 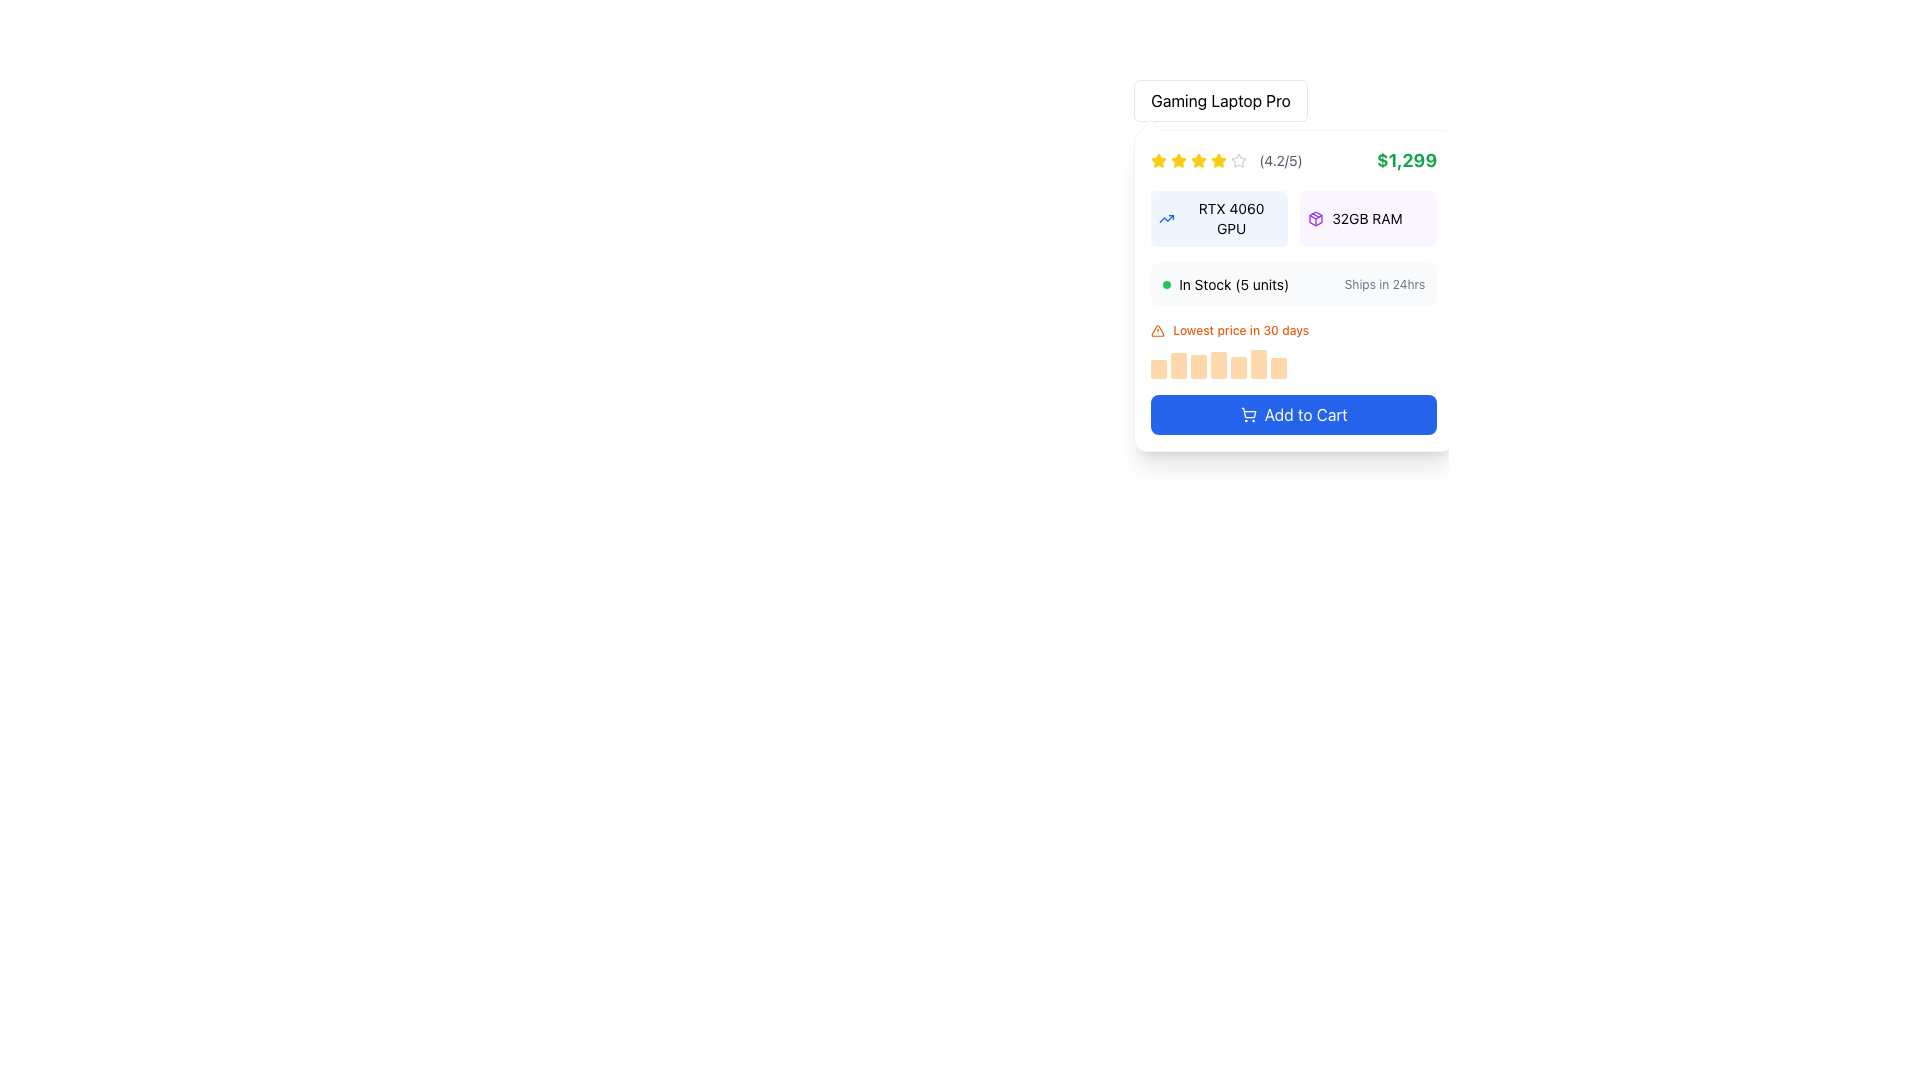 What do you see at coordinates (1406, 160) in the screenshot?
I see `the price Text Label located in the top right corner of the product card, which is aligned with the rating score '(4.2/5)' on its left` at bounding box center [1406, 160].